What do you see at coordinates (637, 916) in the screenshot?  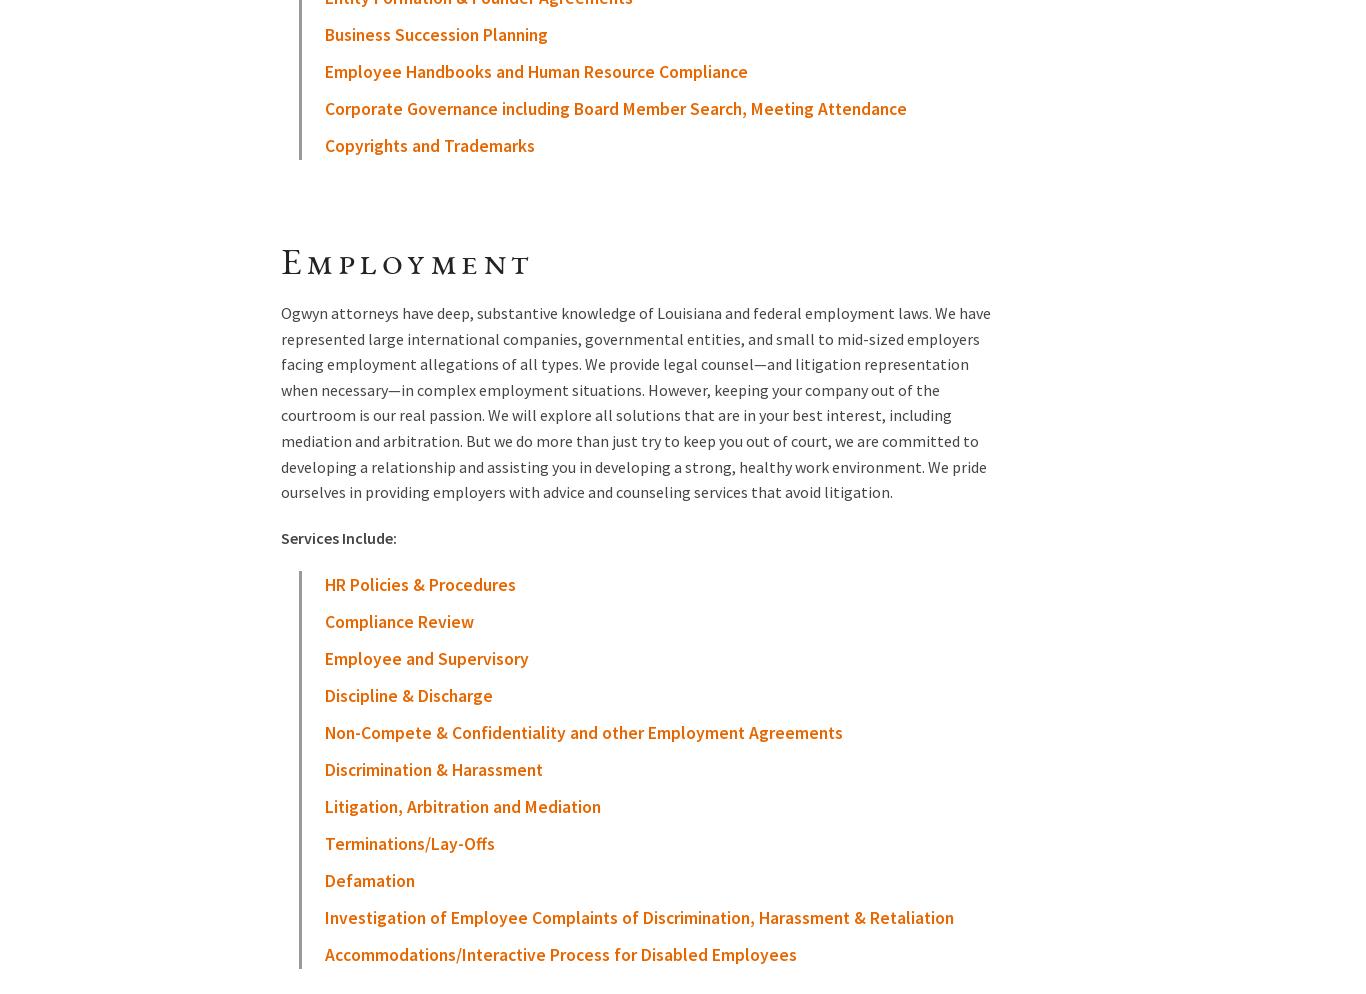 I see `'Investigation of Employee Complaints of Discrimination, Harassment & Retaliation'` at bounding box center [637, 916].